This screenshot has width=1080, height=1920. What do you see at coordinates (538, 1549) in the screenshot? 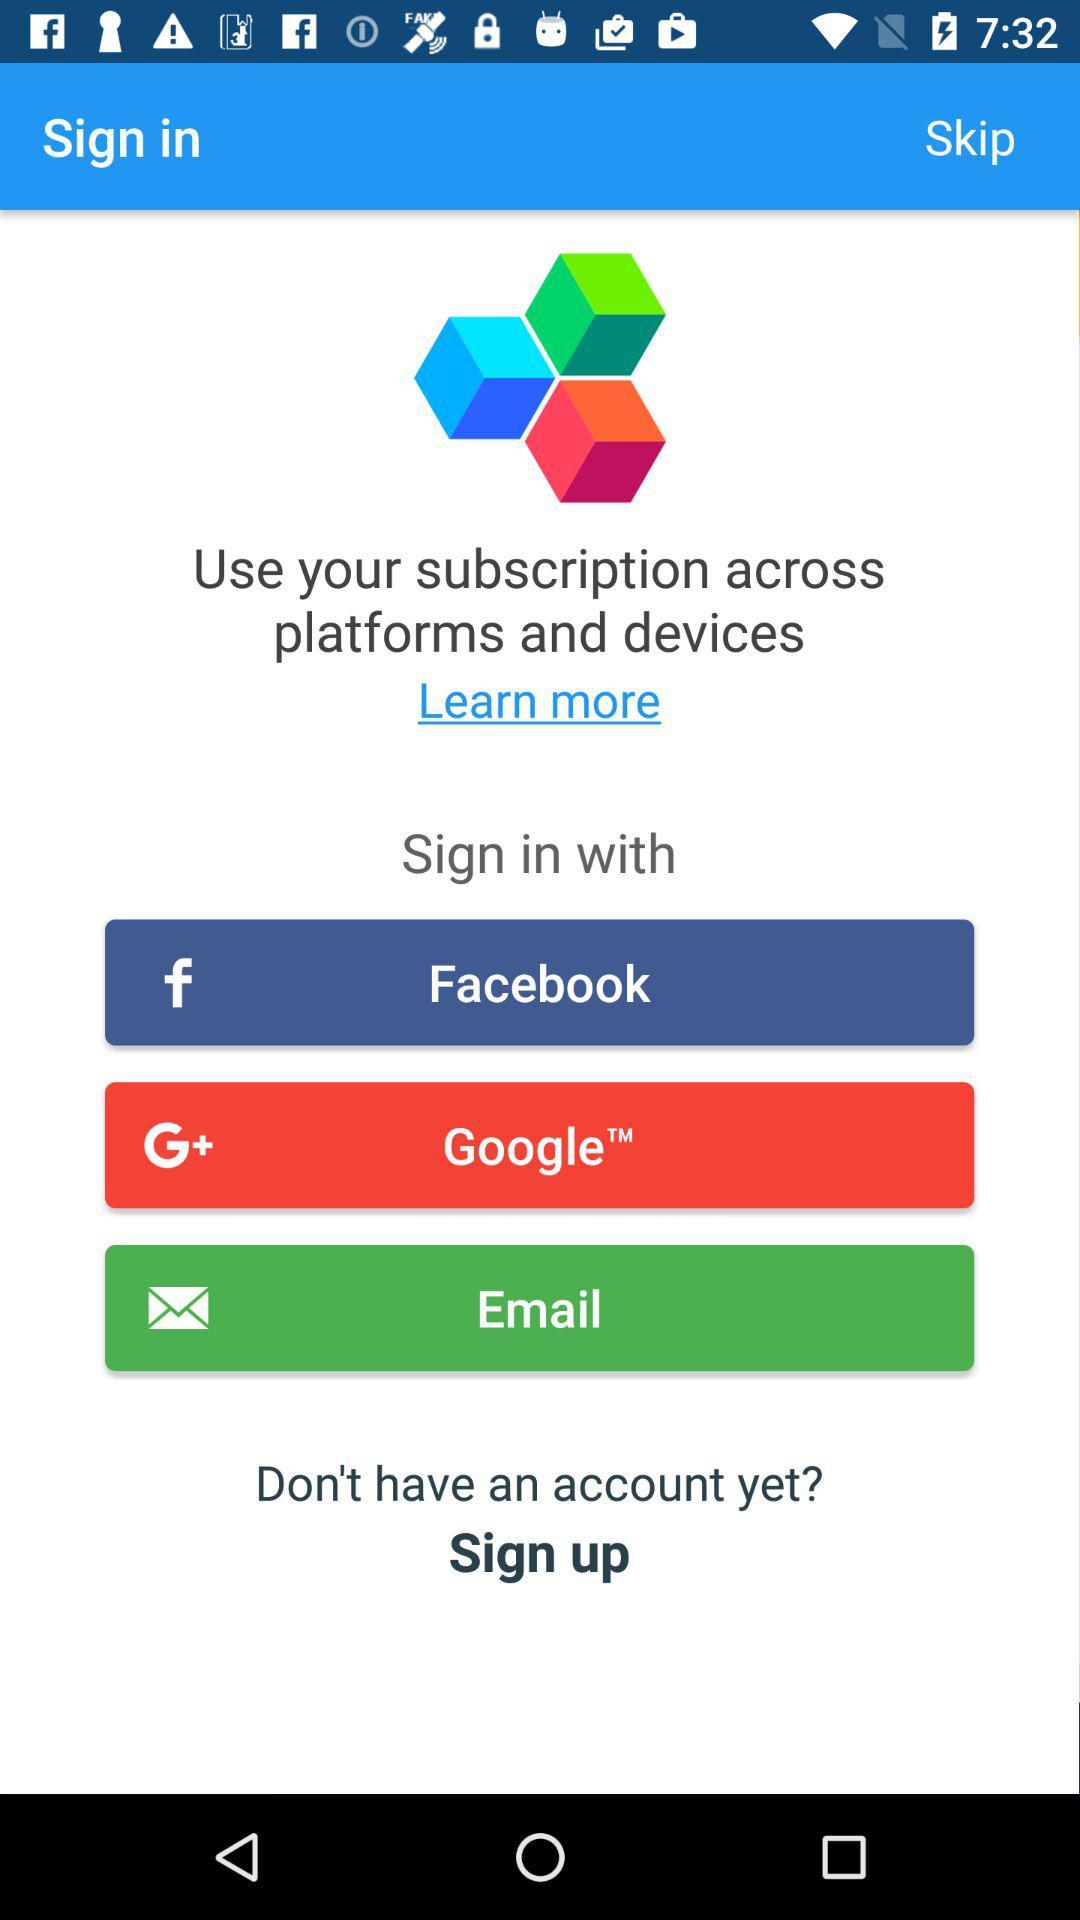
I see `icon below the don t have` at bounding box center [538, 1549].